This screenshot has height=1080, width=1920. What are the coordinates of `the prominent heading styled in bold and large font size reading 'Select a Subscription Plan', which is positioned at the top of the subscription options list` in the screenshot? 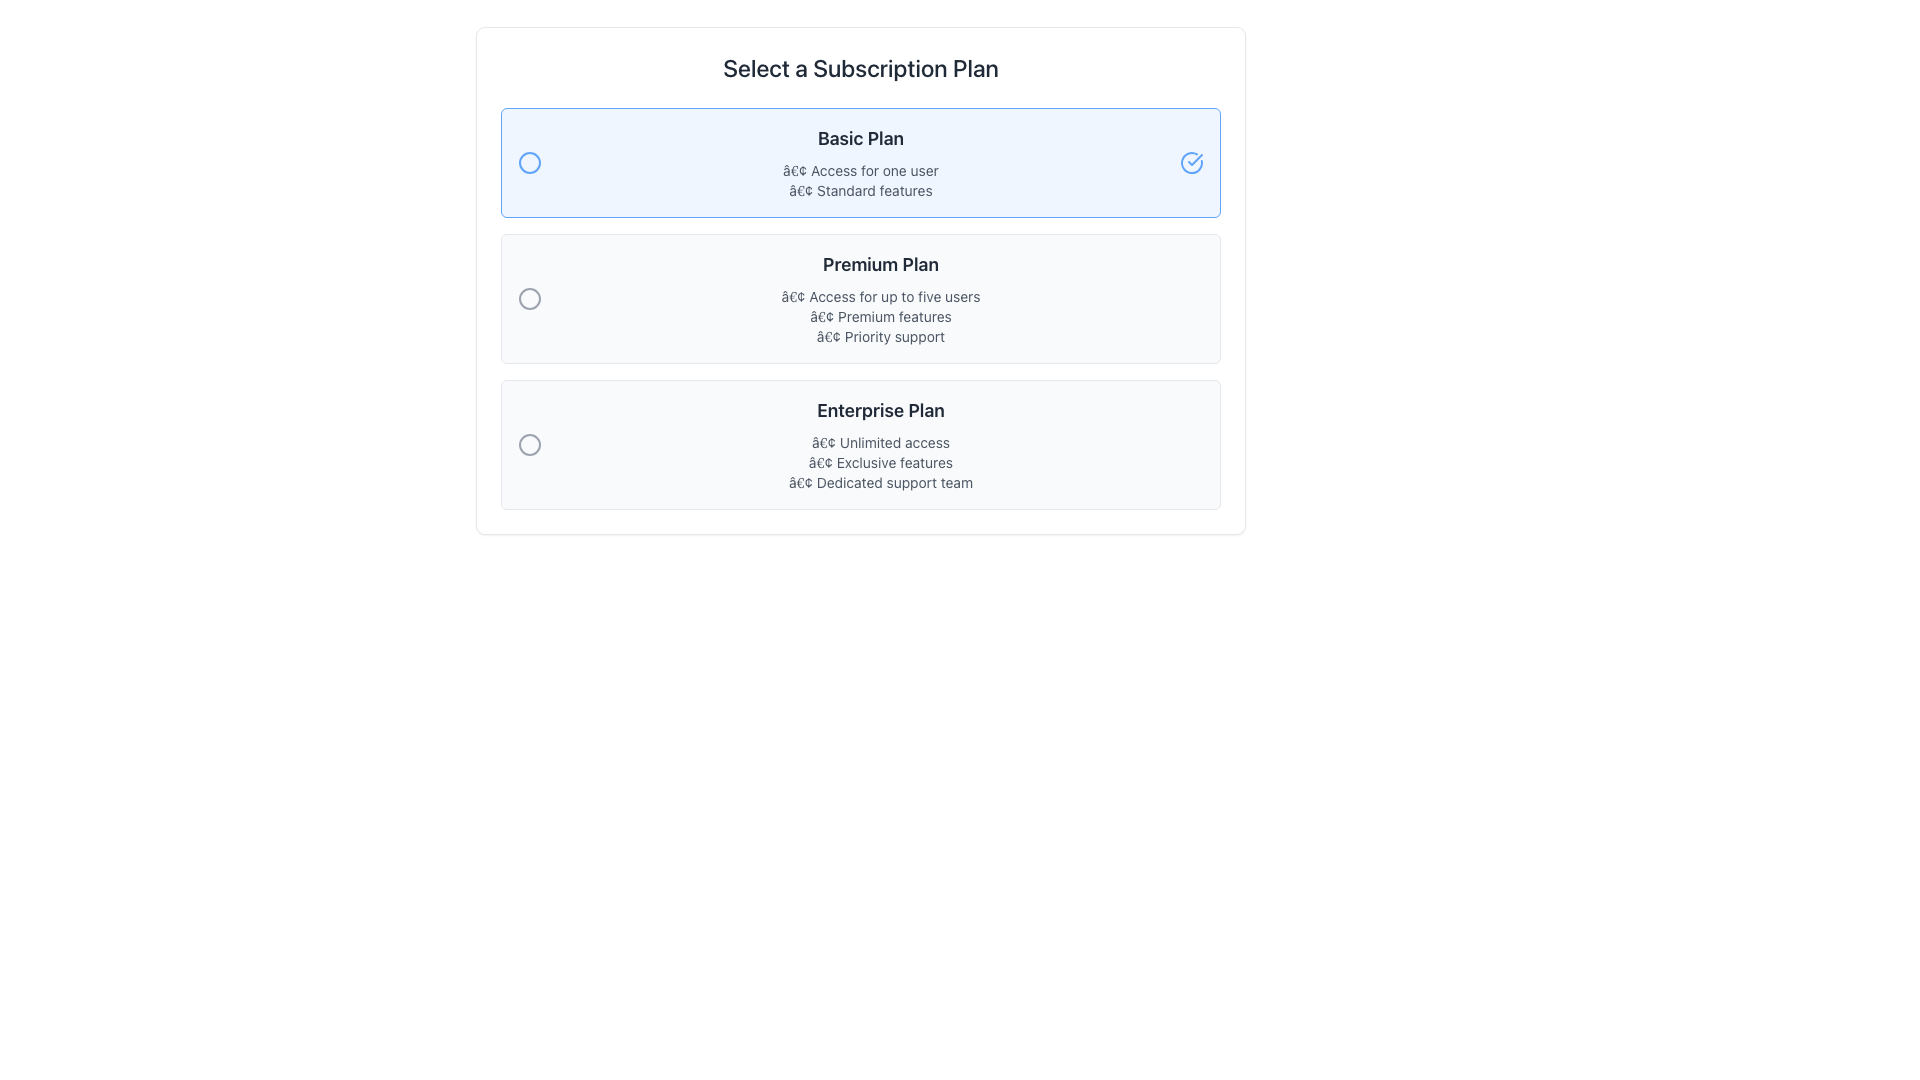 It's located at (860, 67).